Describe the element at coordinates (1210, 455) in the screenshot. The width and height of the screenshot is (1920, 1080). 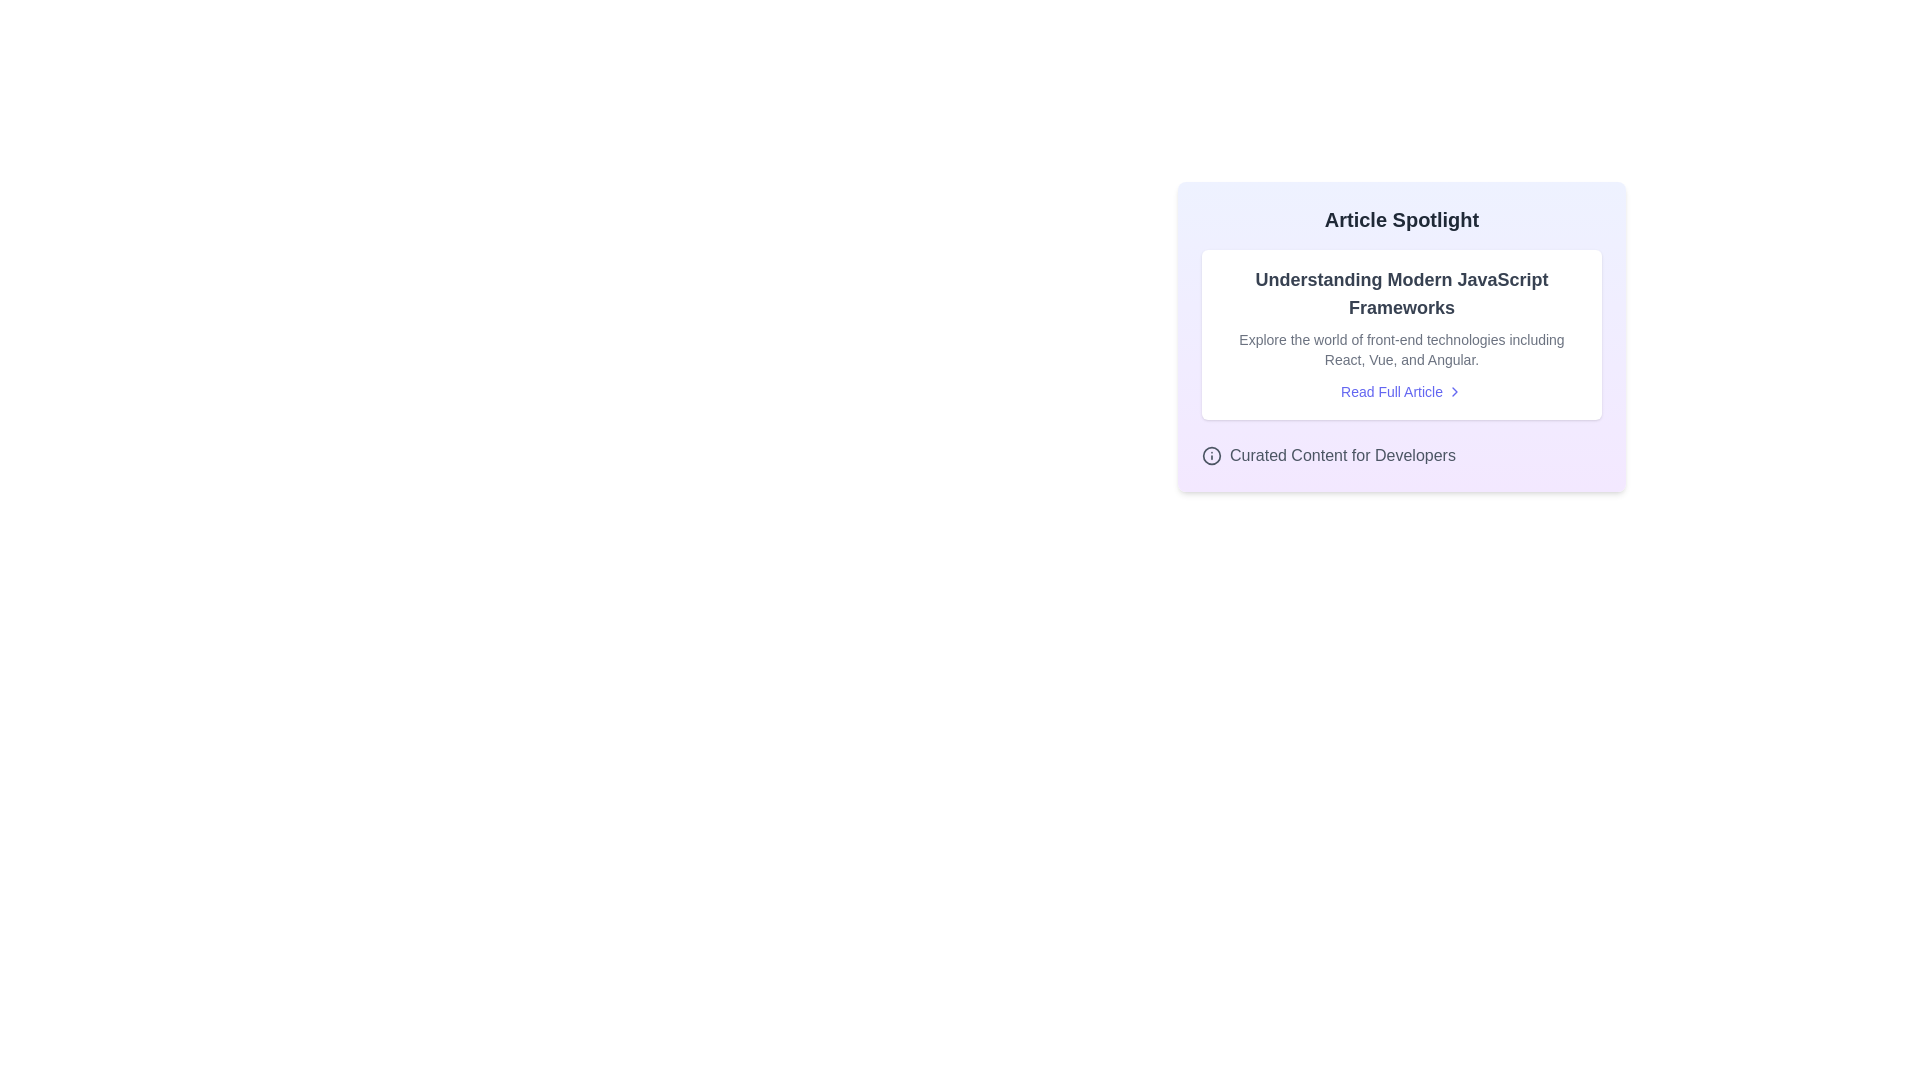
I see `the first circular element of the SVG icon representing an 'info' symbol, which serves as the outer circle or boundary` at that location.